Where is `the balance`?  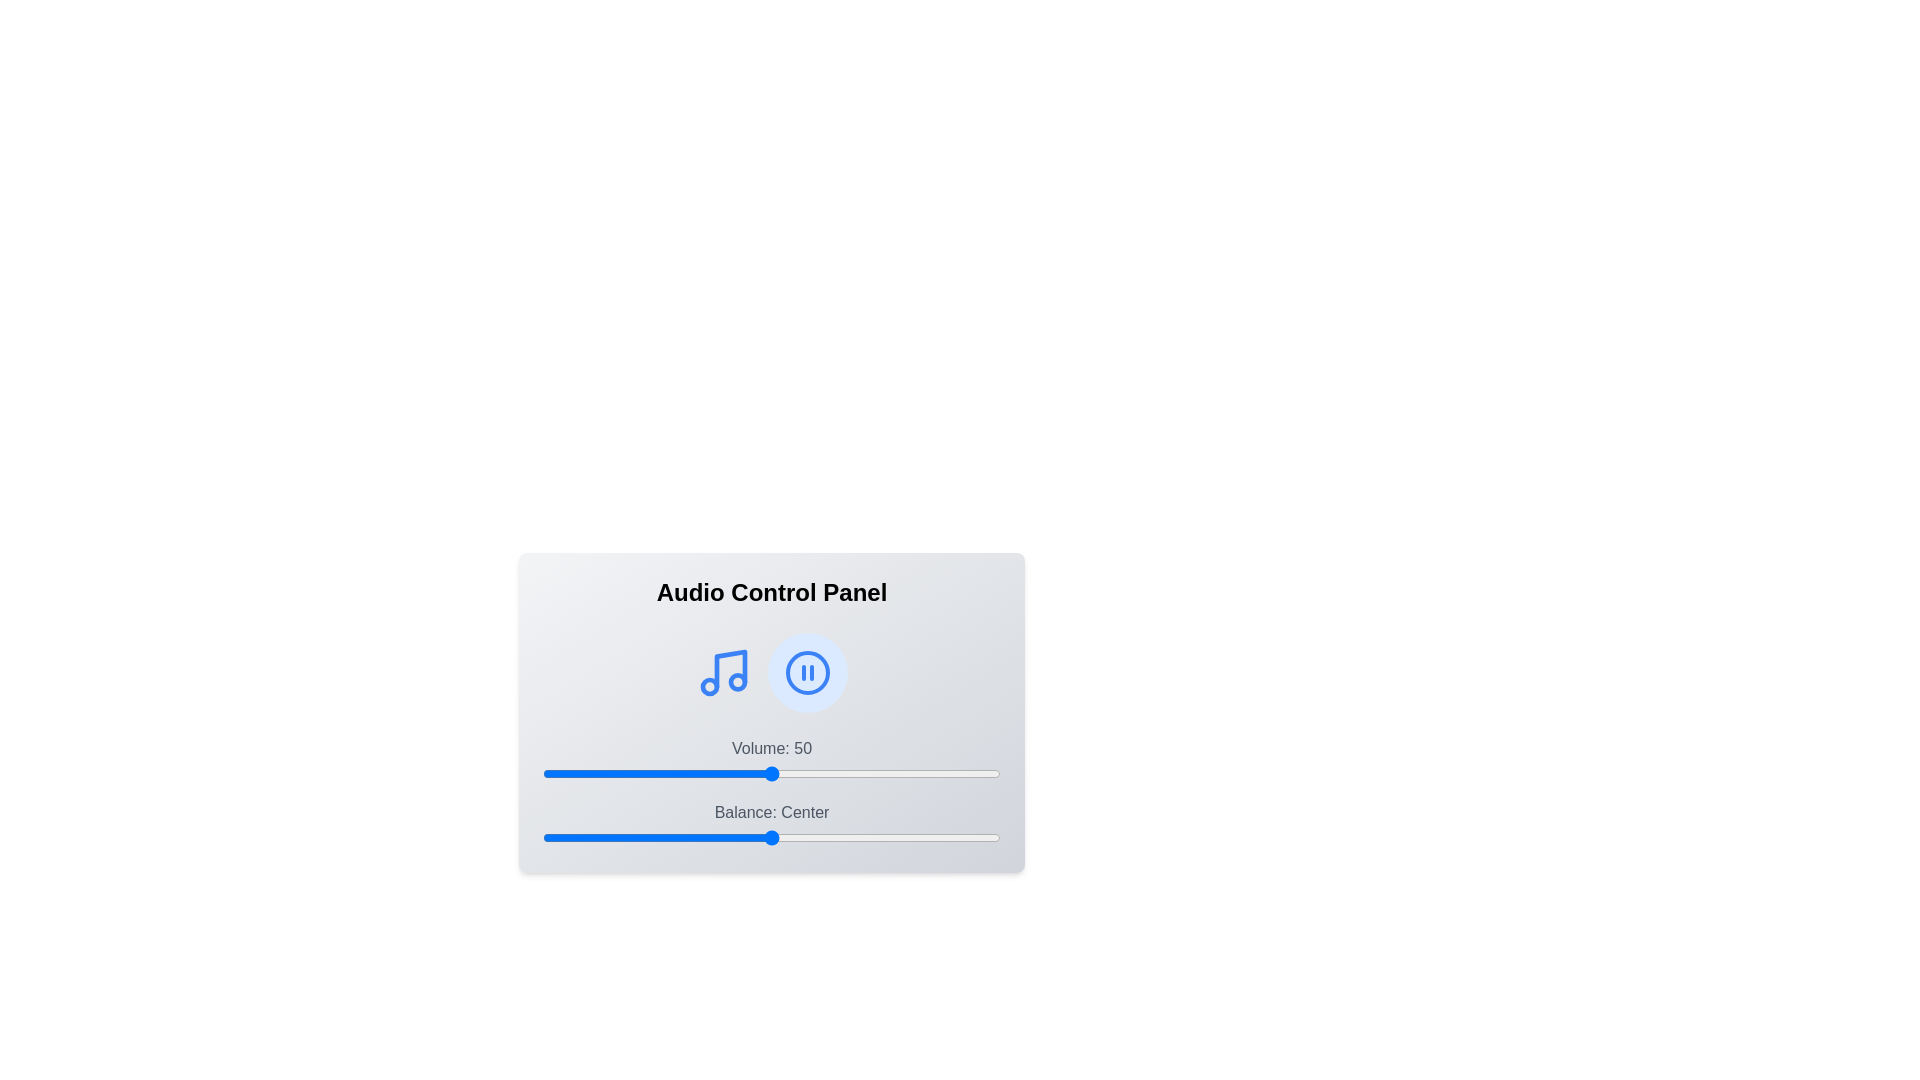
the balance is located at coordinates (666, 837).